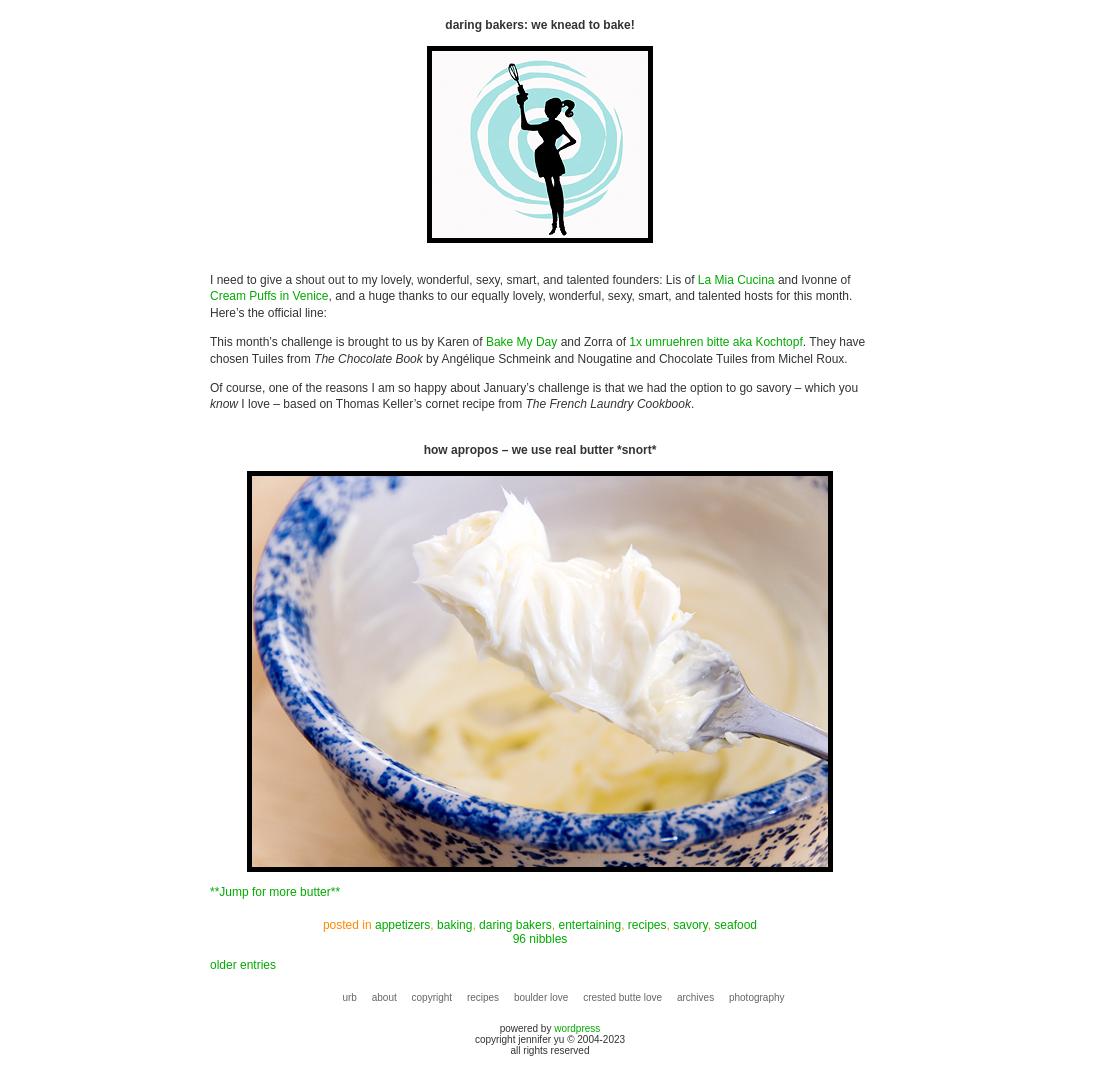 The image size is (1106, 1075). Describe the element at coordinates (209, 350) in the screenshot. I see `'. They have chosen Tuiles from'` at that location.